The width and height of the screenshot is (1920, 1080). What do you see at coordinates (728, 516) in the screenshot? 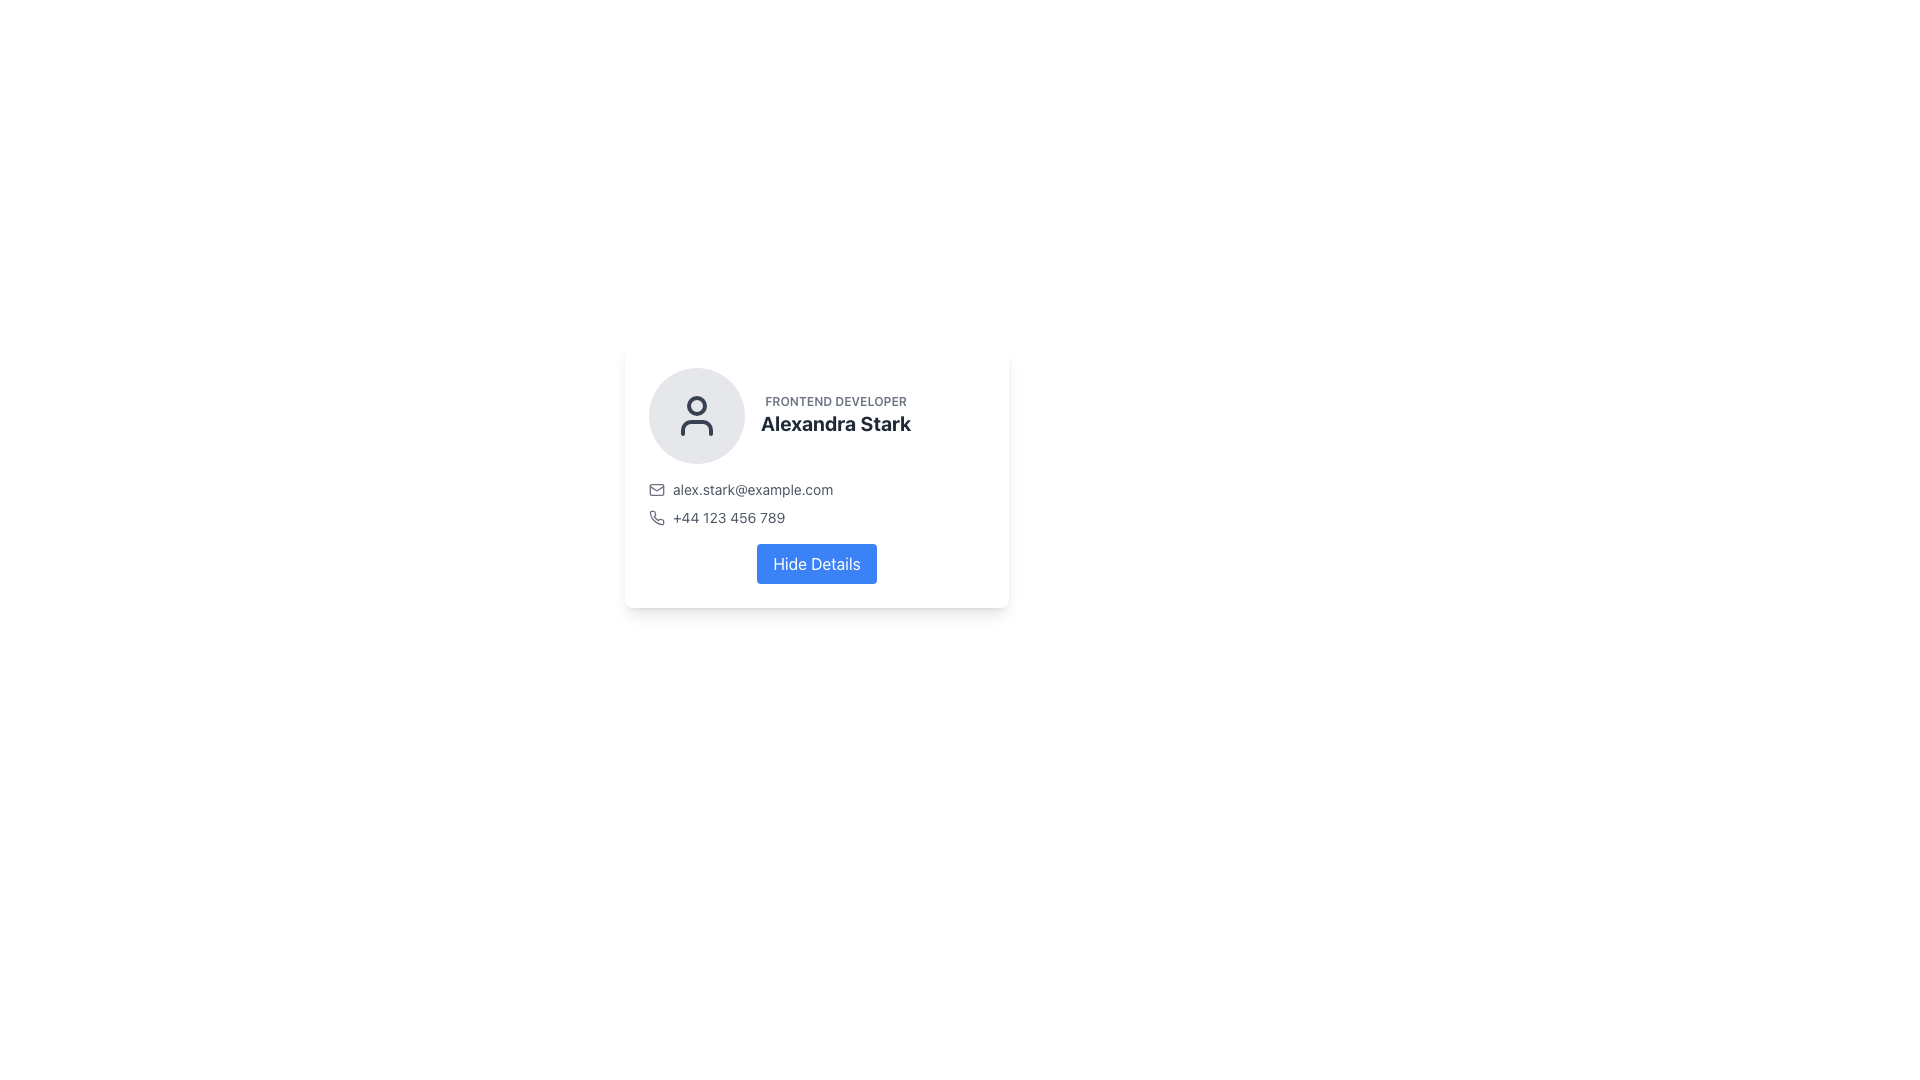
I see `the phone number text label '+44 123 456 789' in the user profile card, which is displayed in a small gray font and aligned horizontally with a phone icon` at bounding box center [728, 516].